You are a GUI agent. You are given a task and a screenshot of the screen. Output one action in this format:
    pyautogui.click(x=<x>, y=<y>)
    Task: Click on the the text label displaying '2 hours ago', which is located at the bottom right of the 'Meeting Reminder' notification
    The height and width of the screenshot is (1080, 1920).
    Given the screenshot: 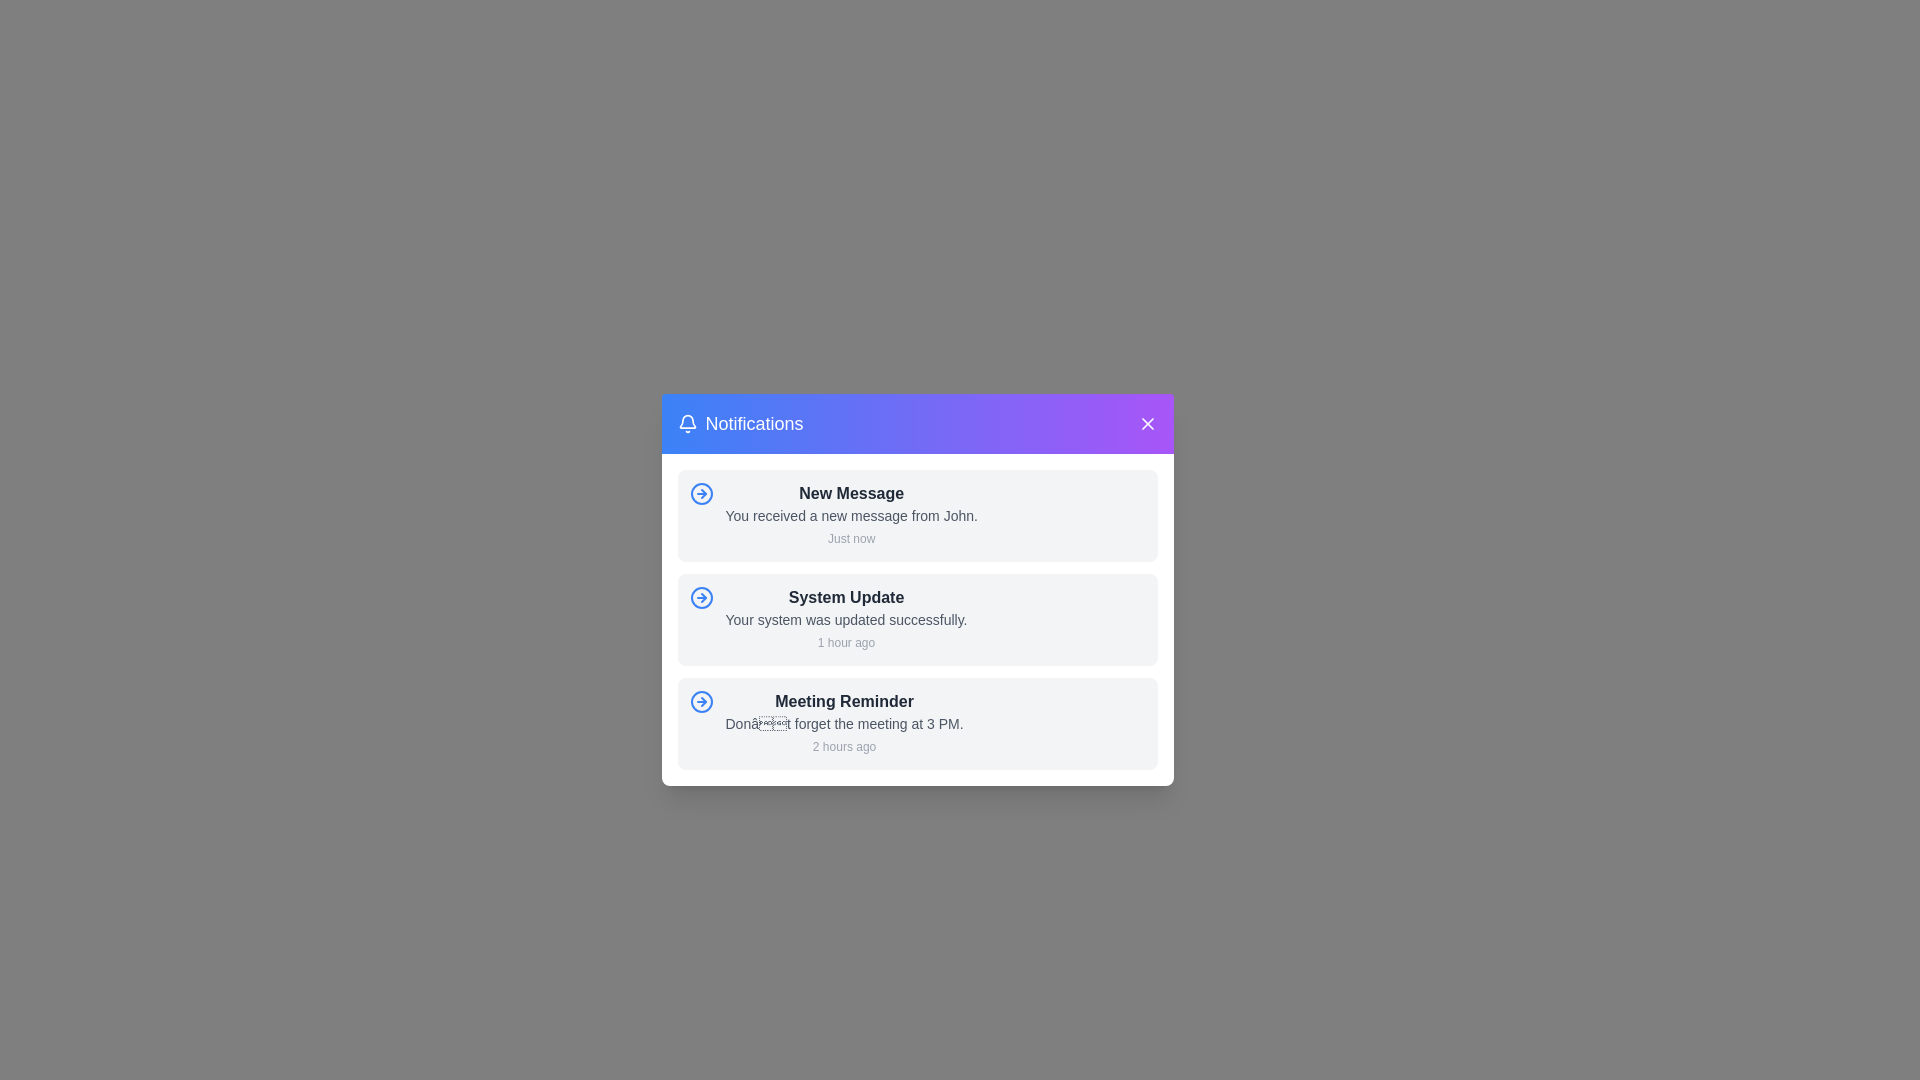 What is the action you would take?
    pyautogui.click(x=844, y=747)
    